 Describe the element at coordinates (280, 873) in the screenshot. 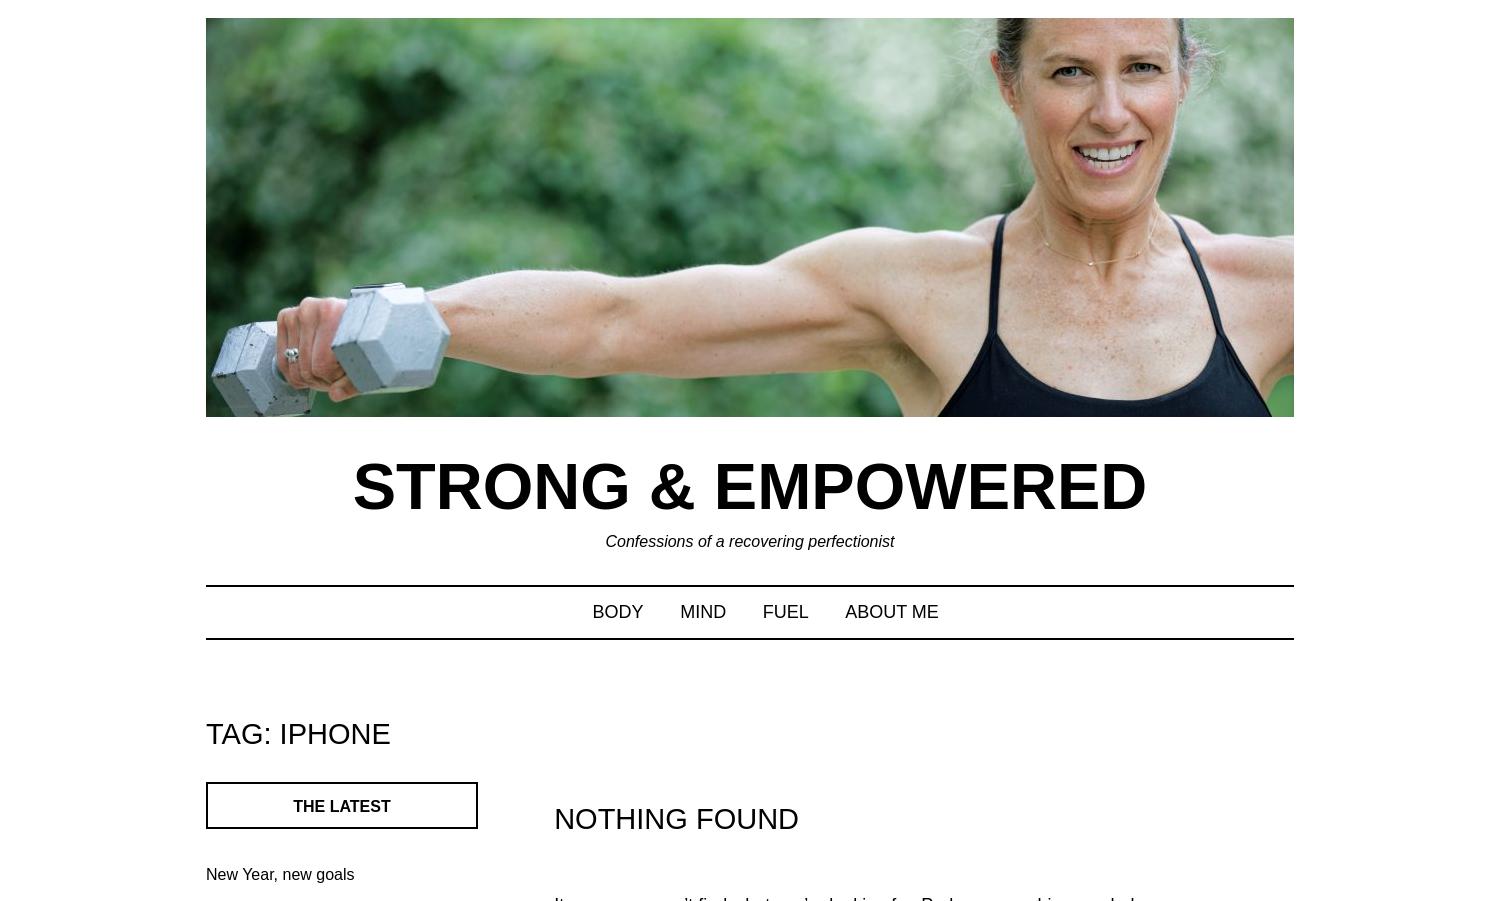

I see `'New Year, new goals'` at that location.